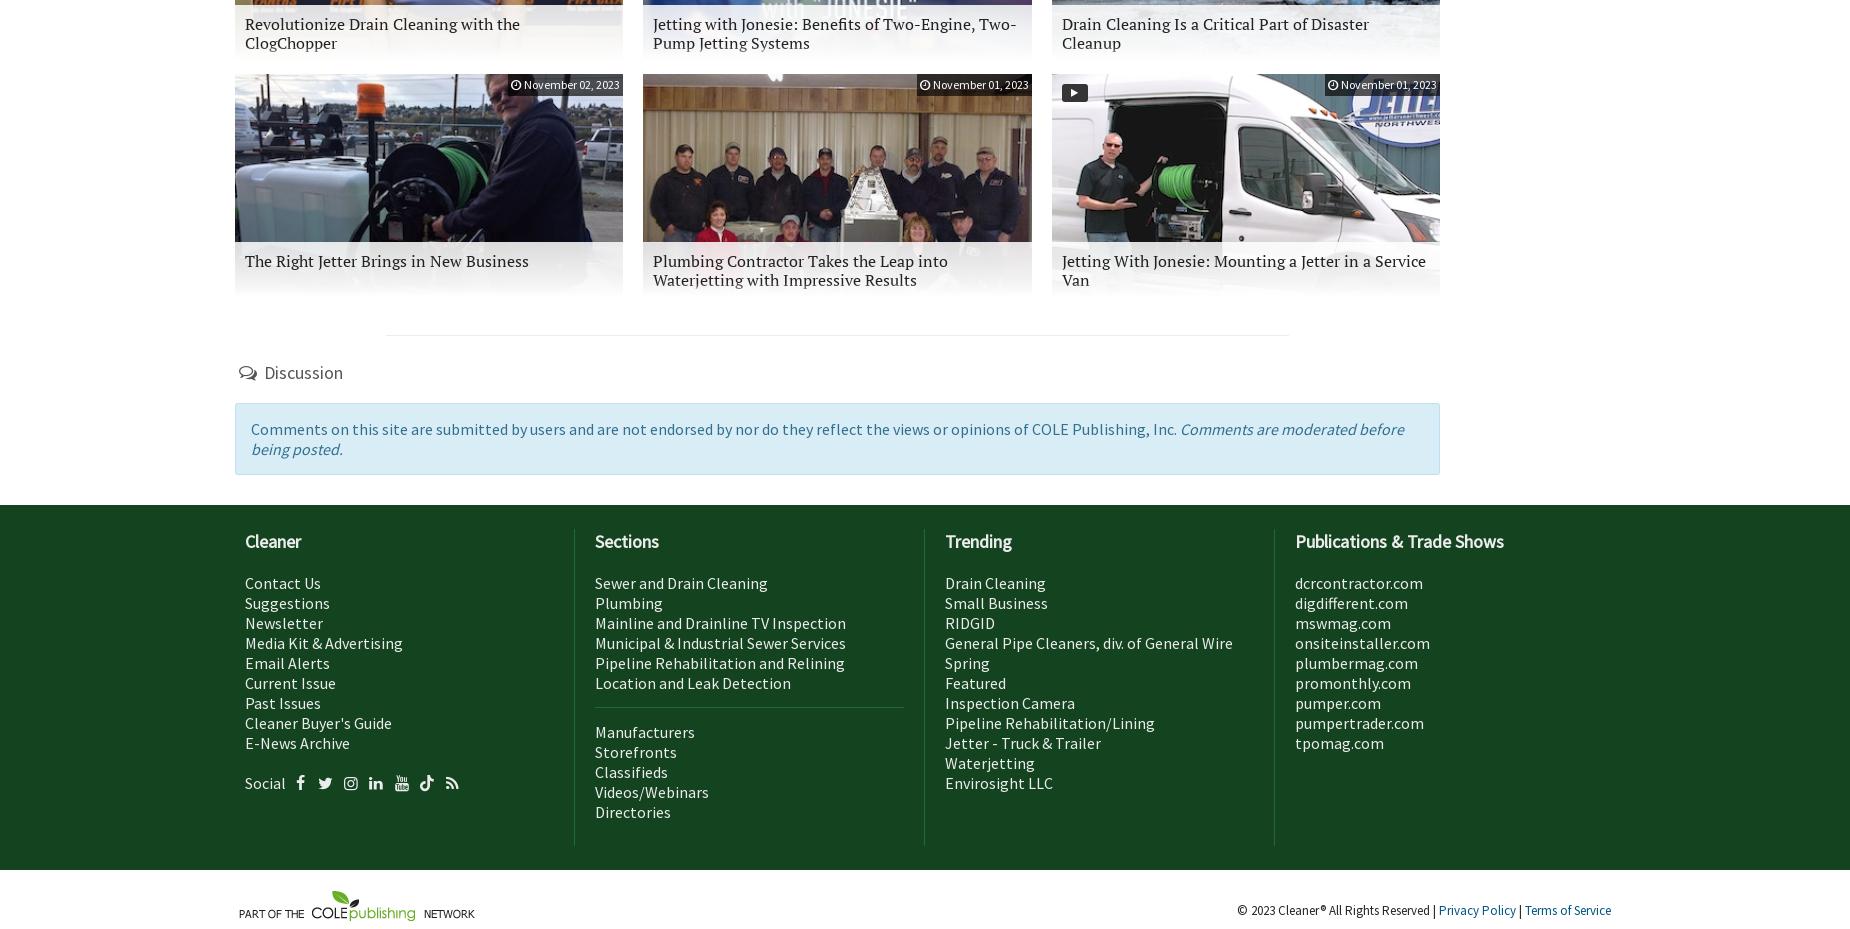 The width and height of the screenshot is (1850, 929). I want to click on 'pumpertrader.com', so click(1358, 722).